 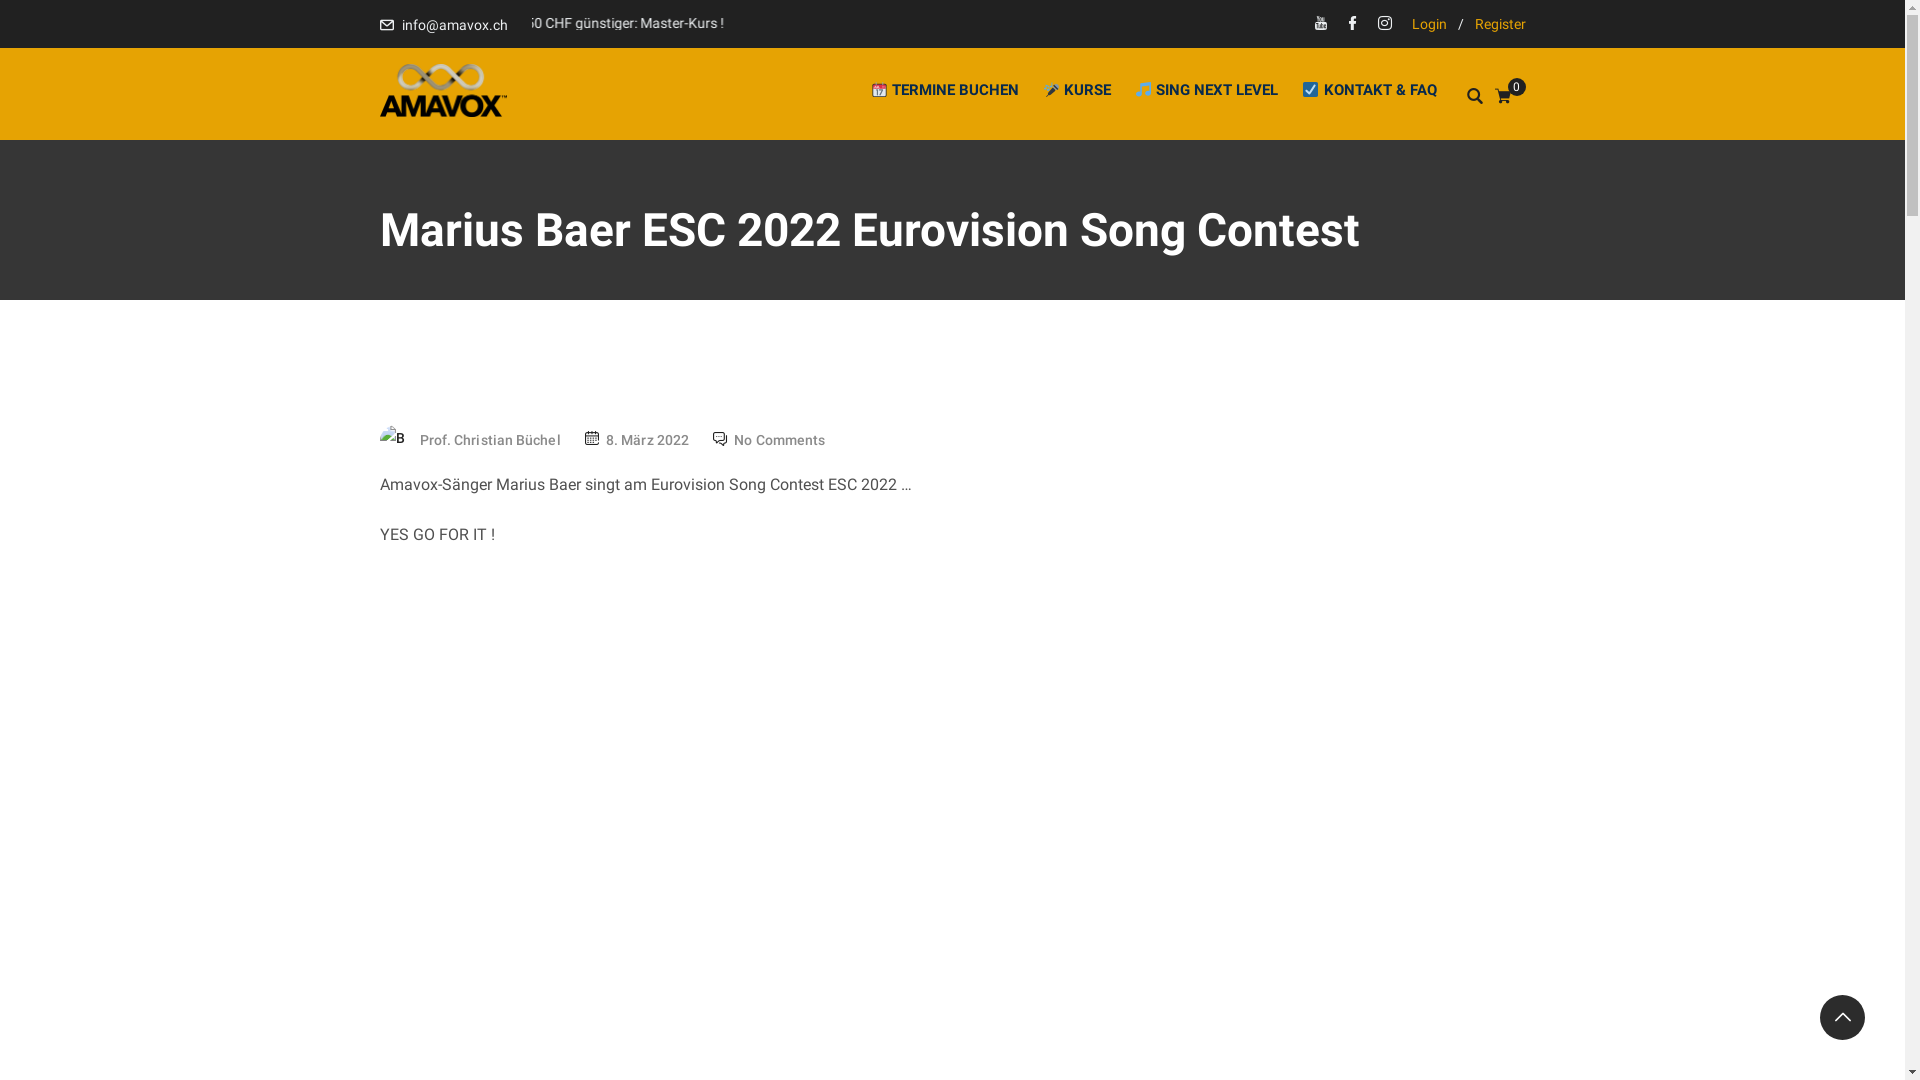 What do you see at coordinates (1205, 88) in the screenshot?
I see `'SING NEXT LEVEL'` at bounding box center [1205, 88].